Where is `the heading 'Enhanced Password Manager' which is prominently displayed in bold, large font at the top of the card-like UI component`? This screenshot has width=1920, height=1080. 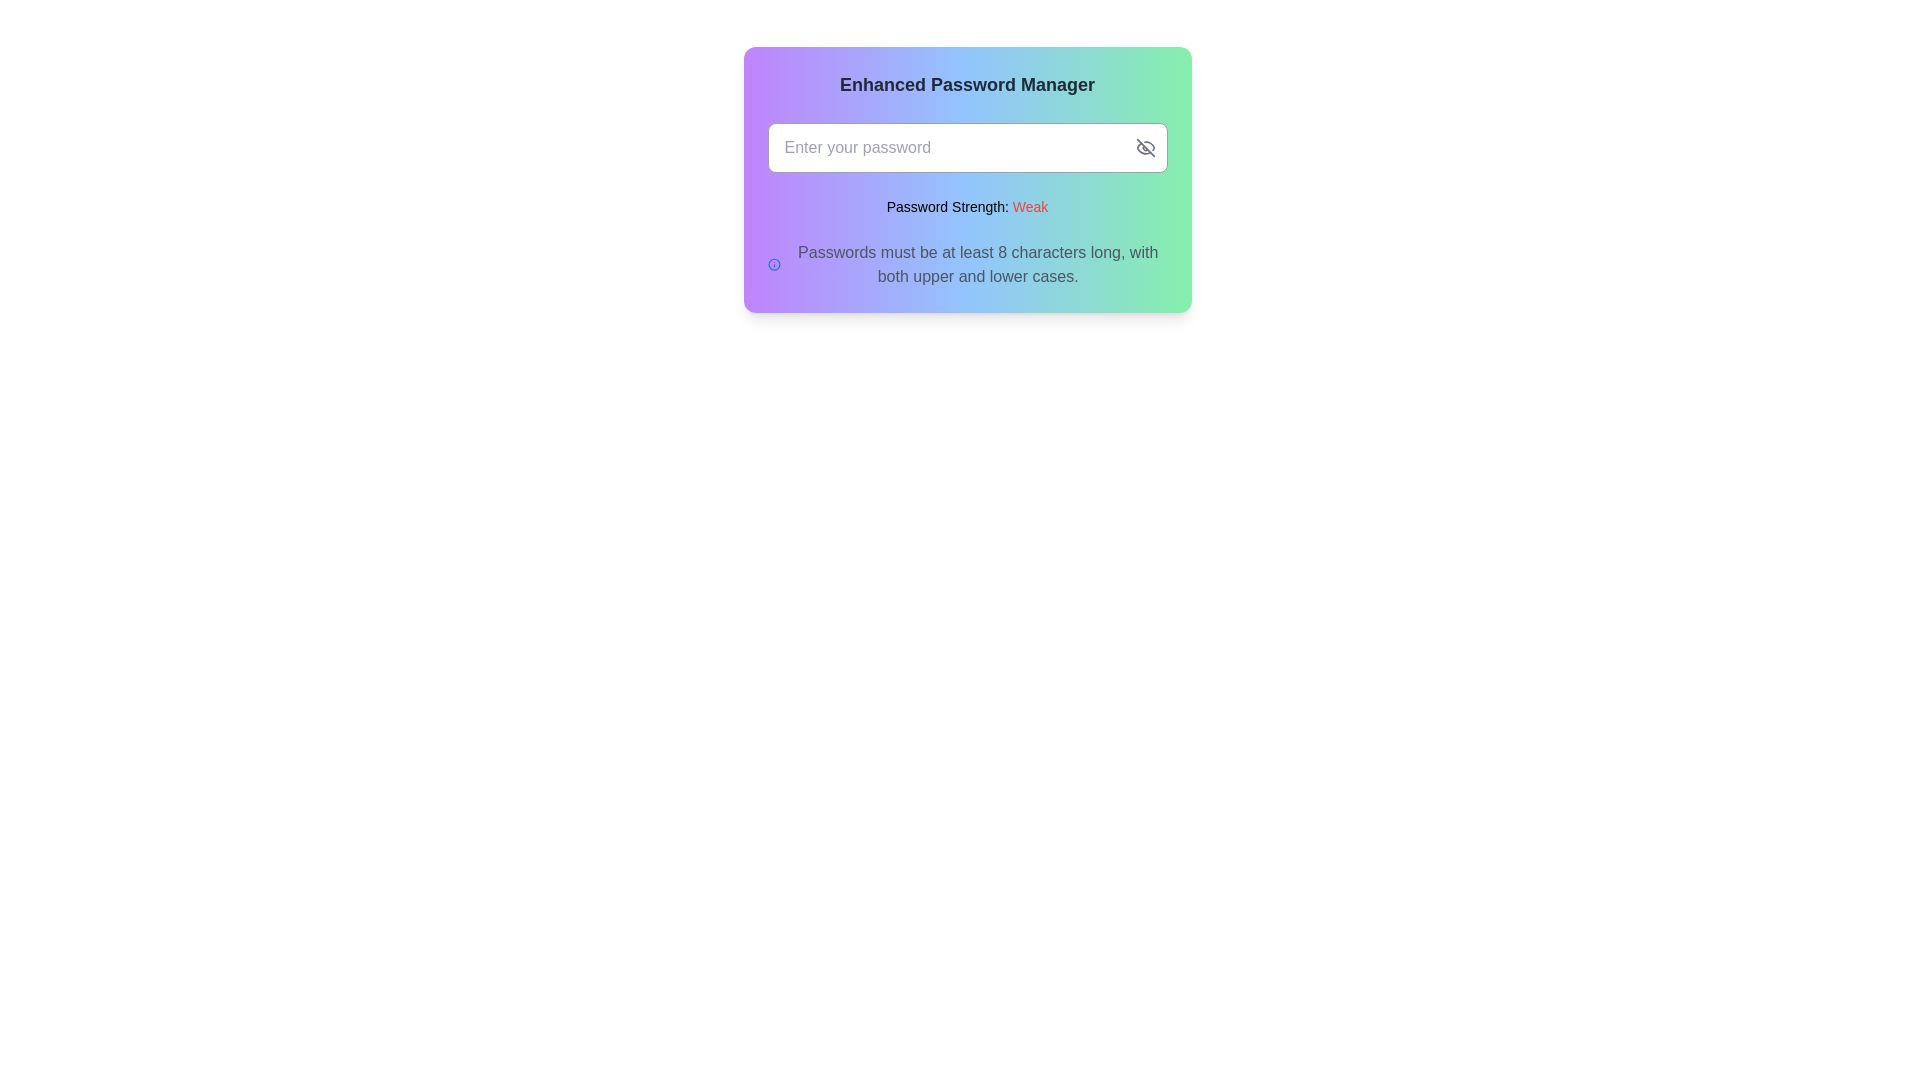 the heading 'Enhanced Password Manager' which is prominently displayed in bold, large font at the top of the card-like UI component is located at coordinates (967, 83).